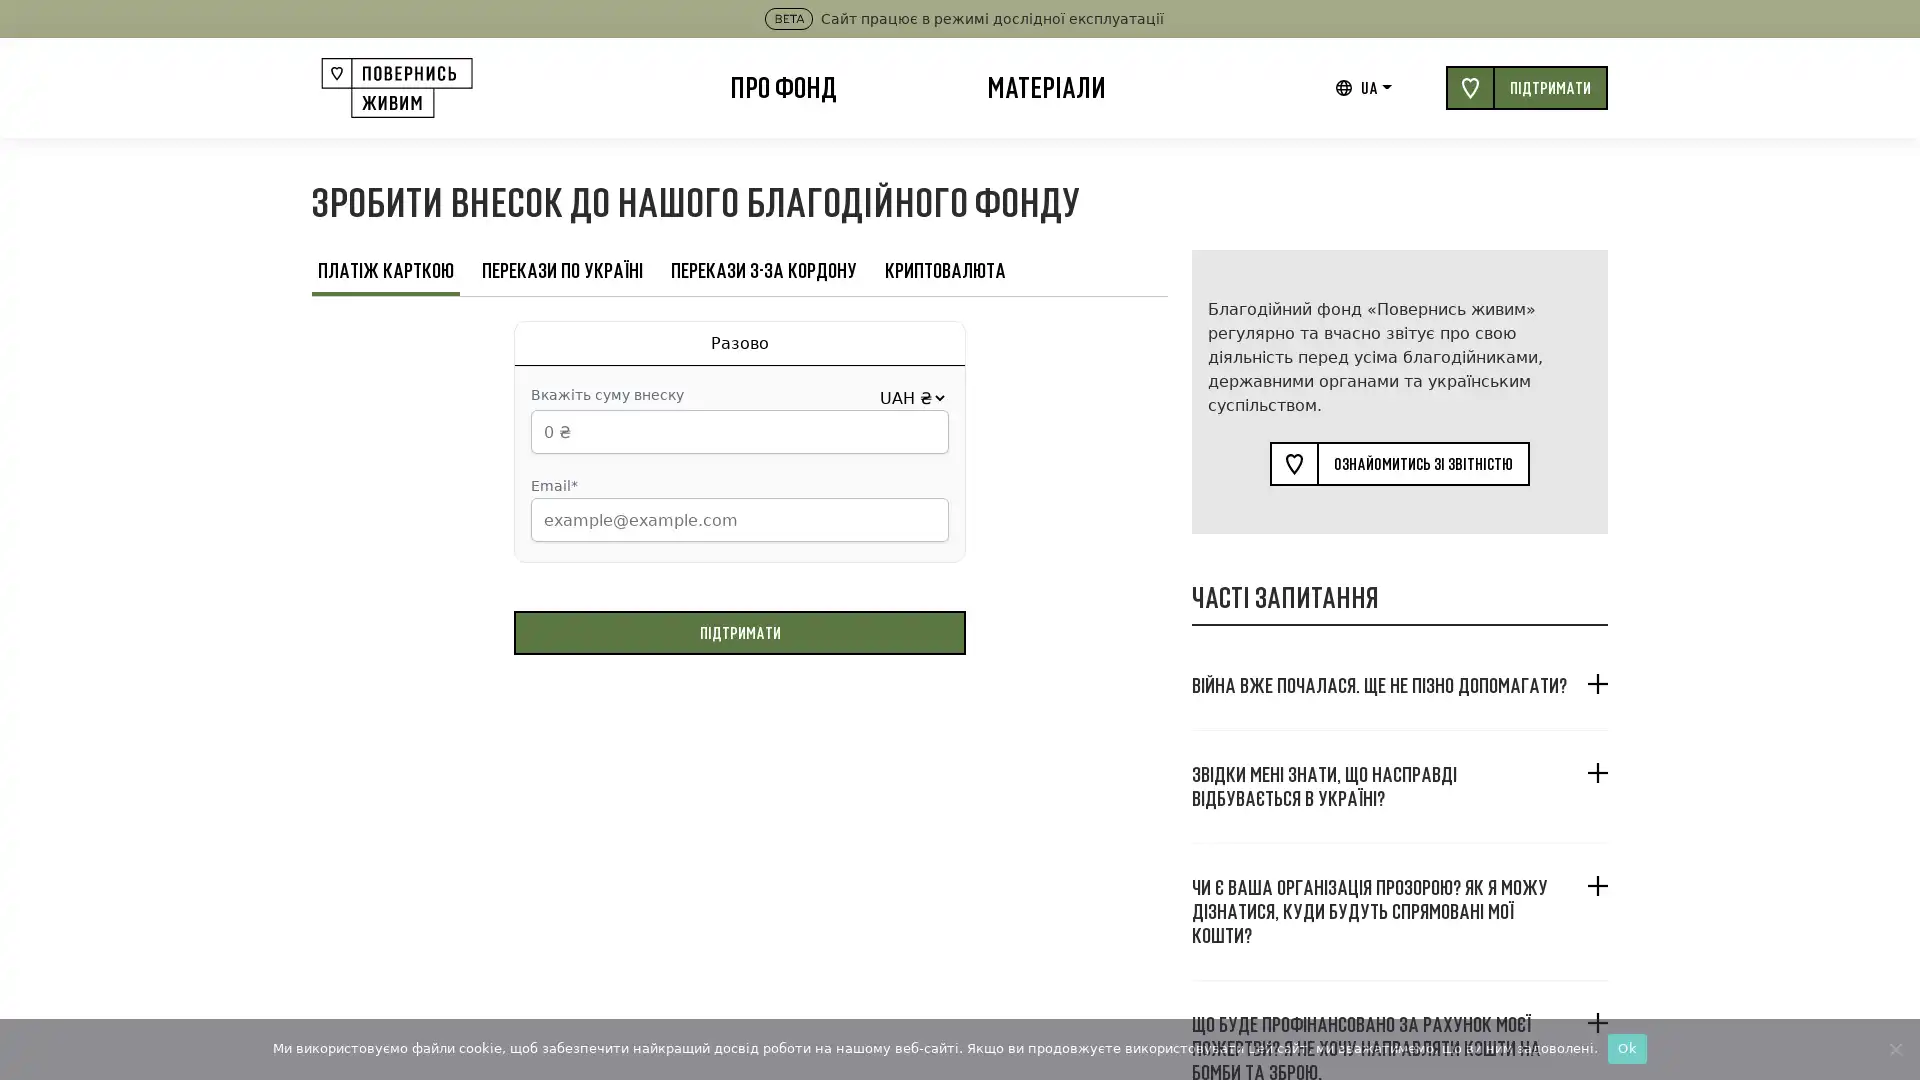 This screenshot has height=1080, width=1920. I want to click on ,     ?, so click(1399, 785).